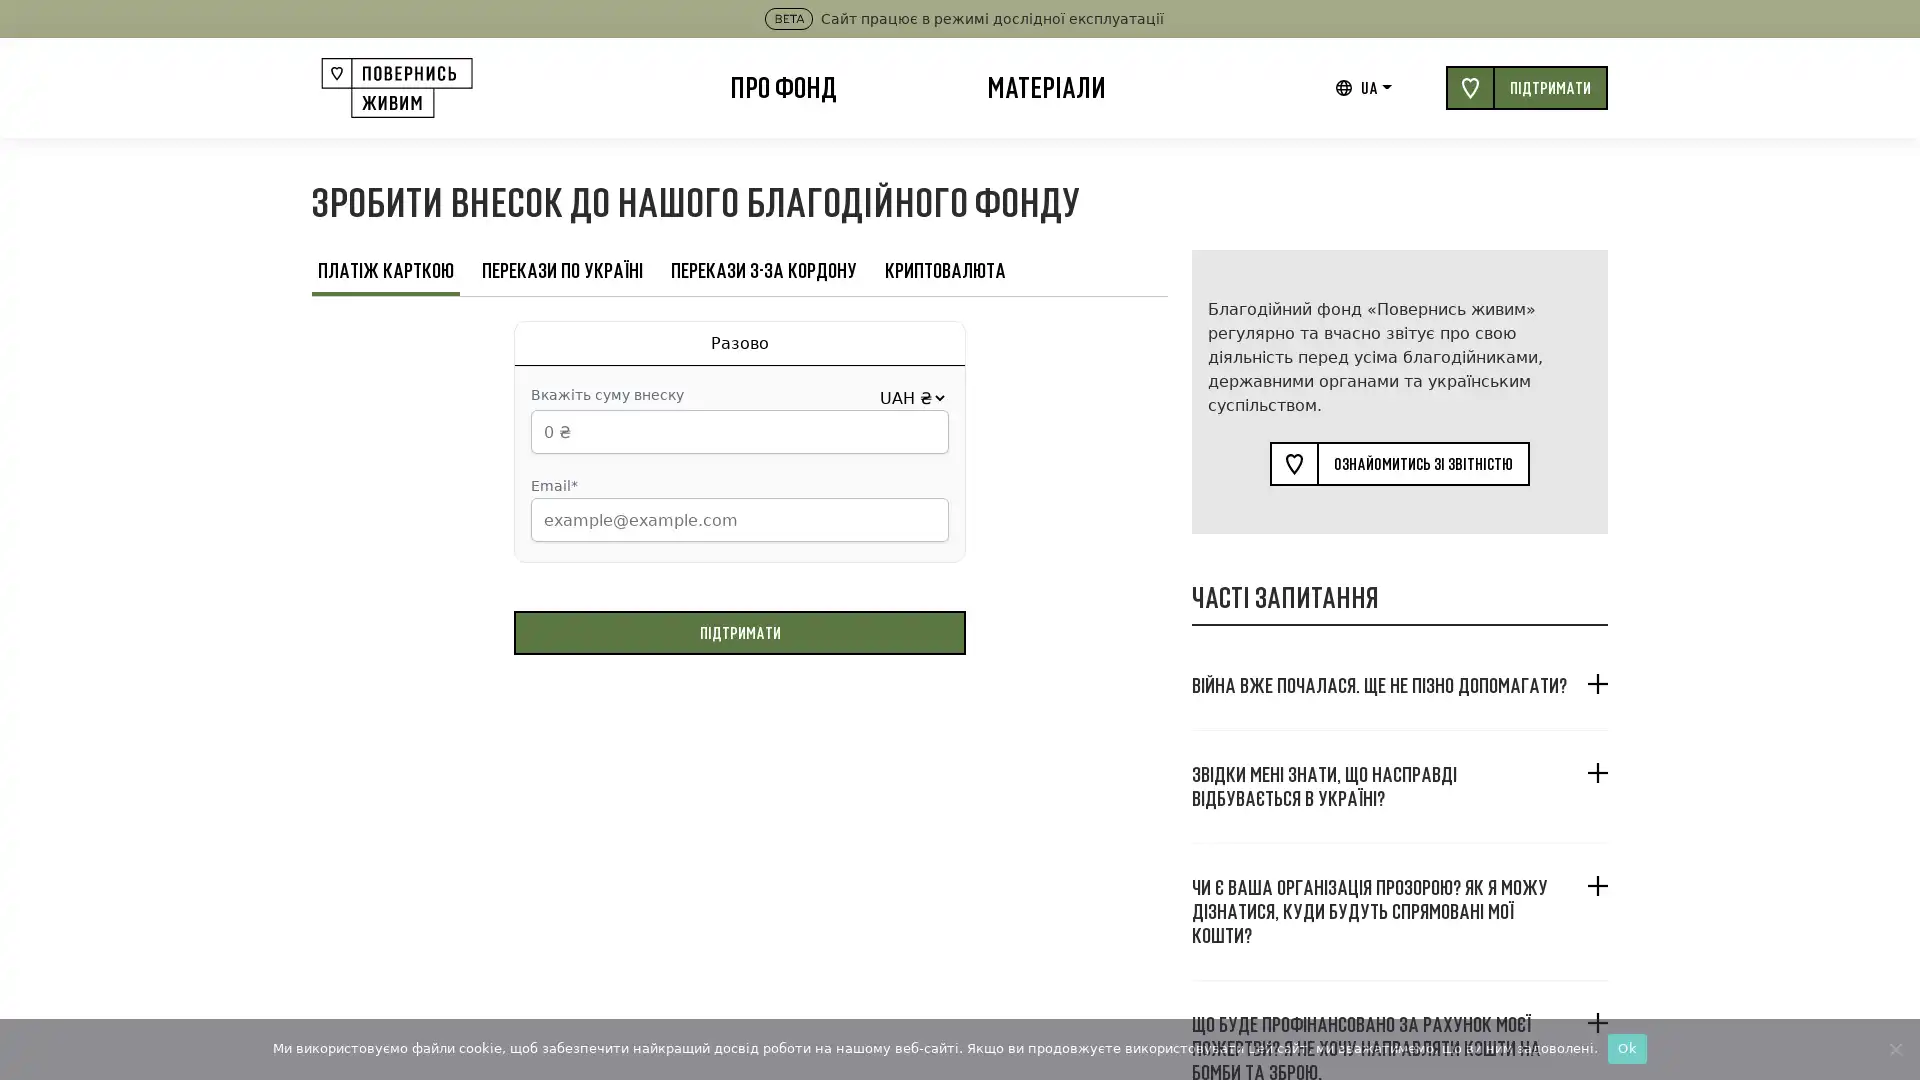 This screenshot has height=1080, width=1920. I want to click on ,     ?, so click(1399, 785).